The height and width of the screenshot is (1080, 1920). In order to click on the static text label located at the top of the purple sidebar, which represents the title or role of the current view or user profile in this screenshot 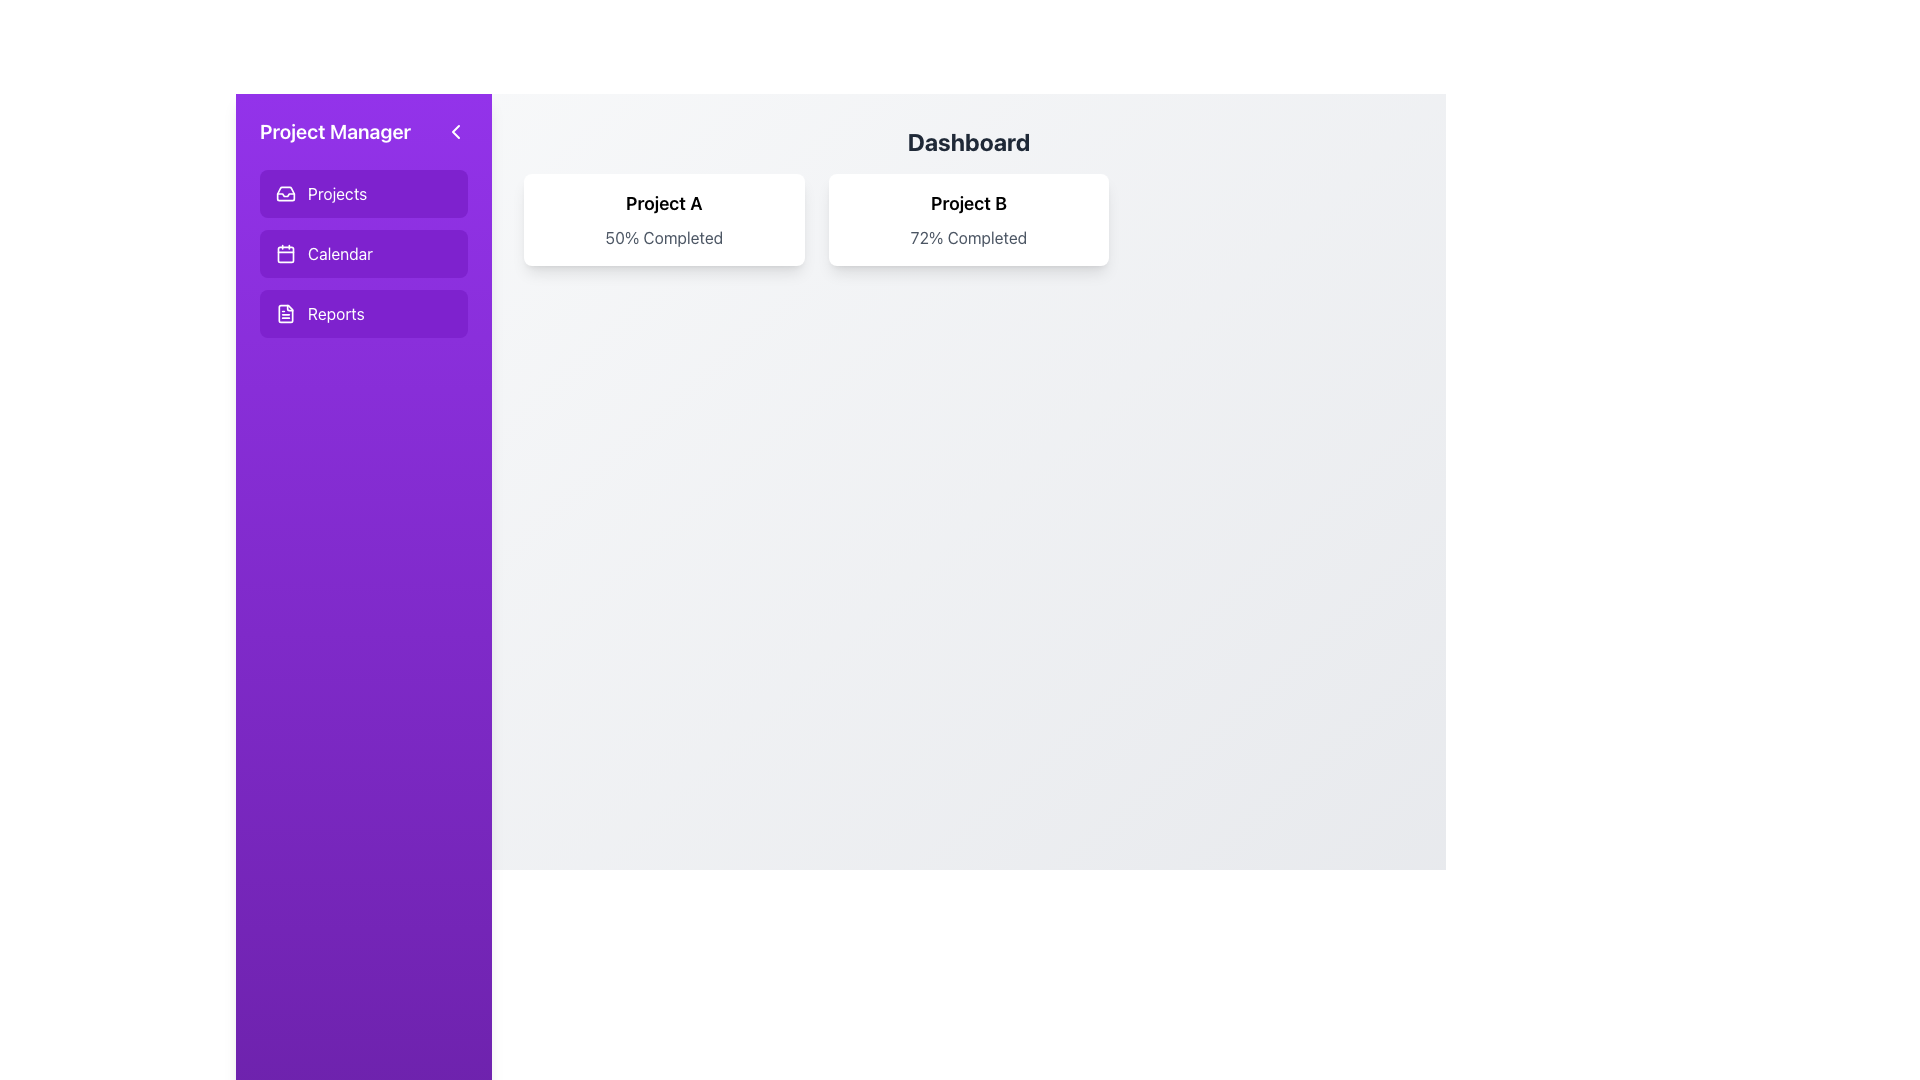, I will do `click(335, 131)`.